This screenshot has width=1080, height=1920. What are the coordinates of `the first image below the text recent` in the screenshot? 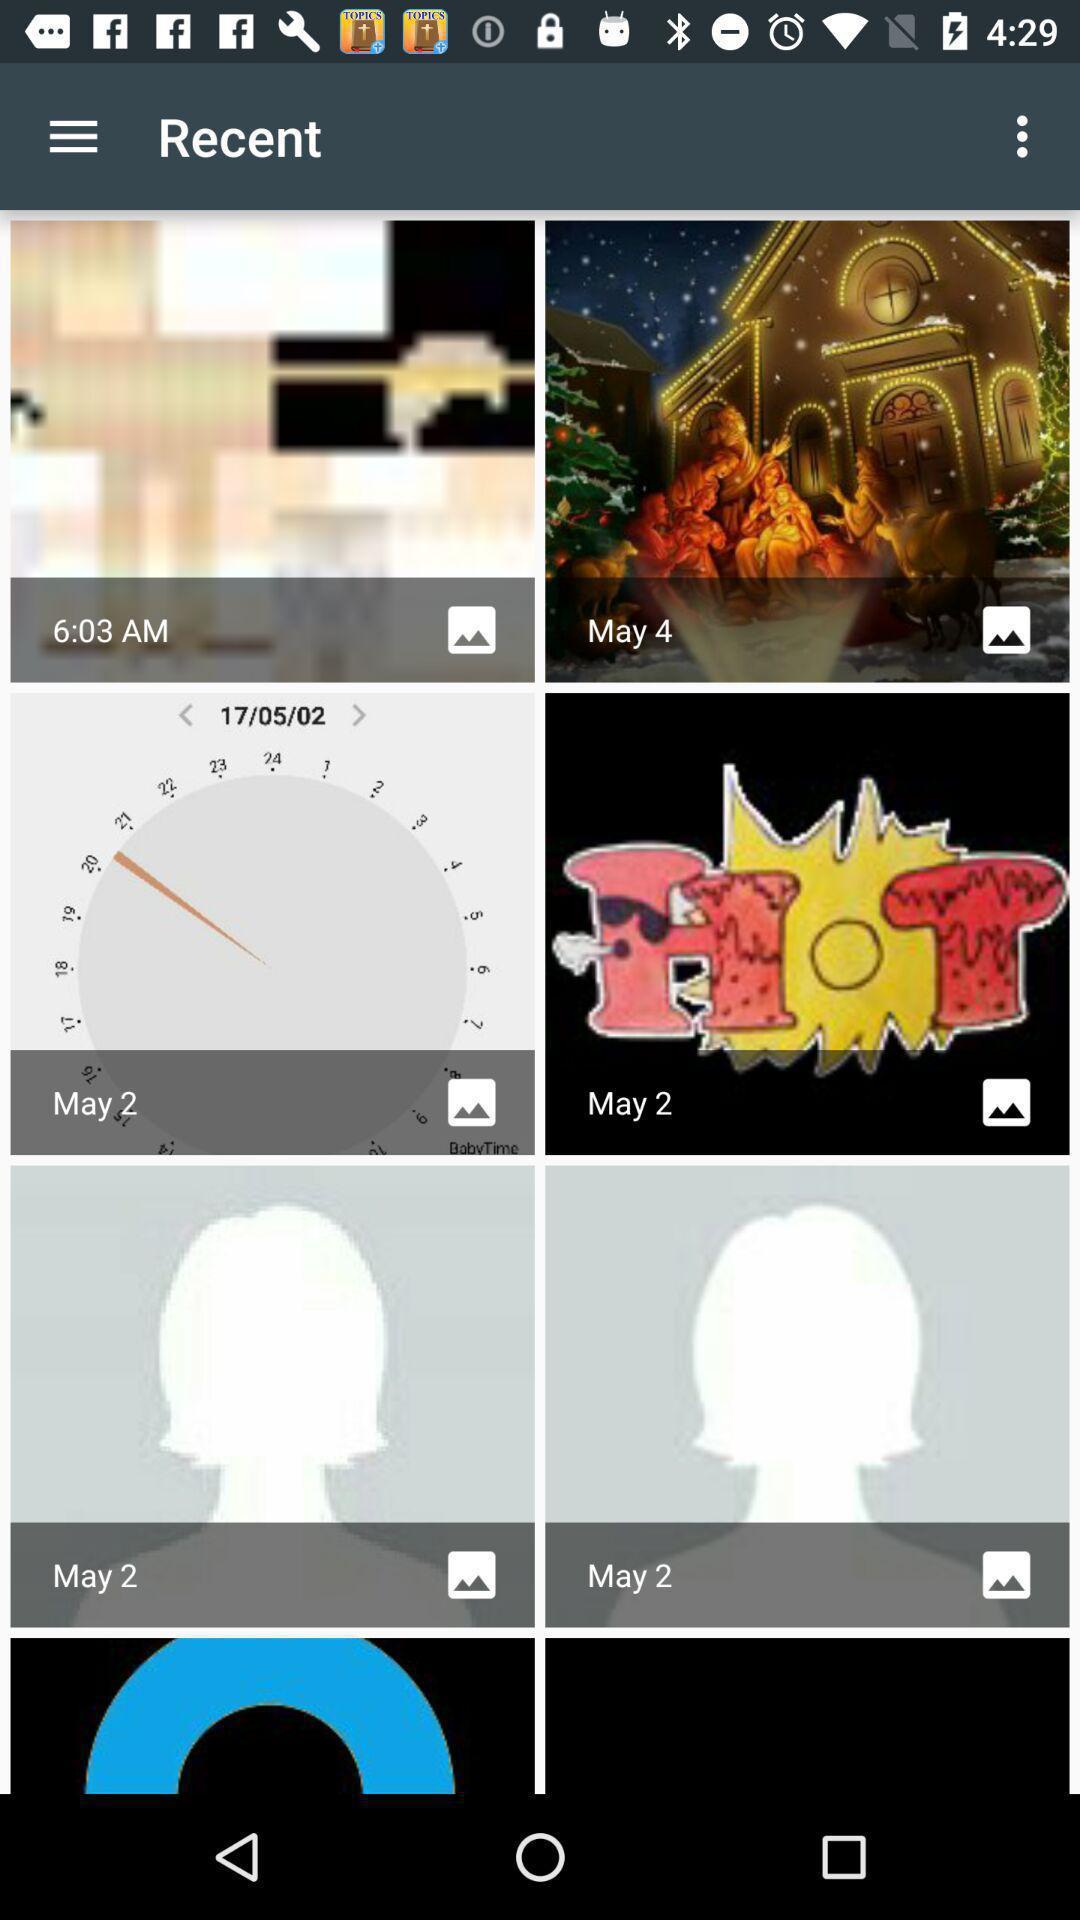 It's located at (273, 450).